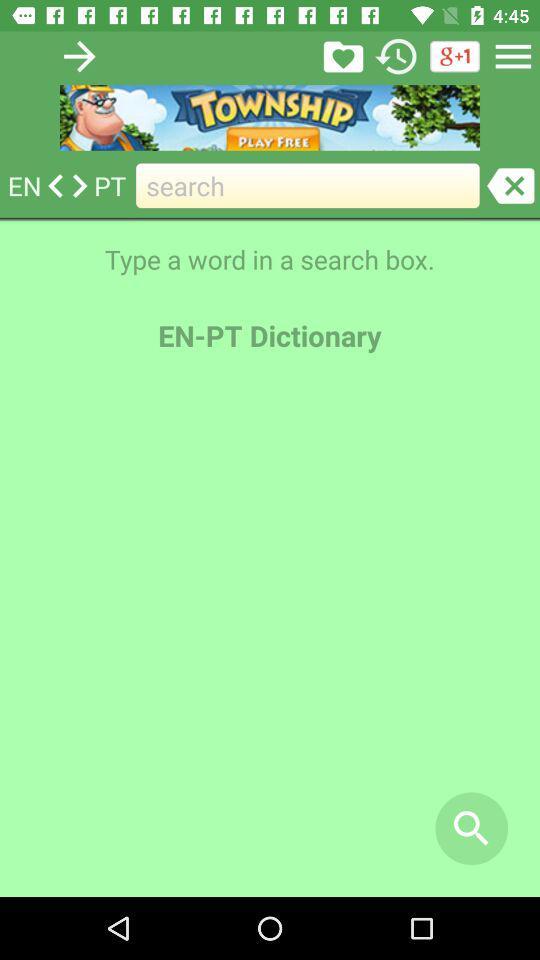 The width and height of the screenshot is (540, 960). Describe the element at coordinates (510, 185) in the screenshot. I see `go do colosed` at that location.